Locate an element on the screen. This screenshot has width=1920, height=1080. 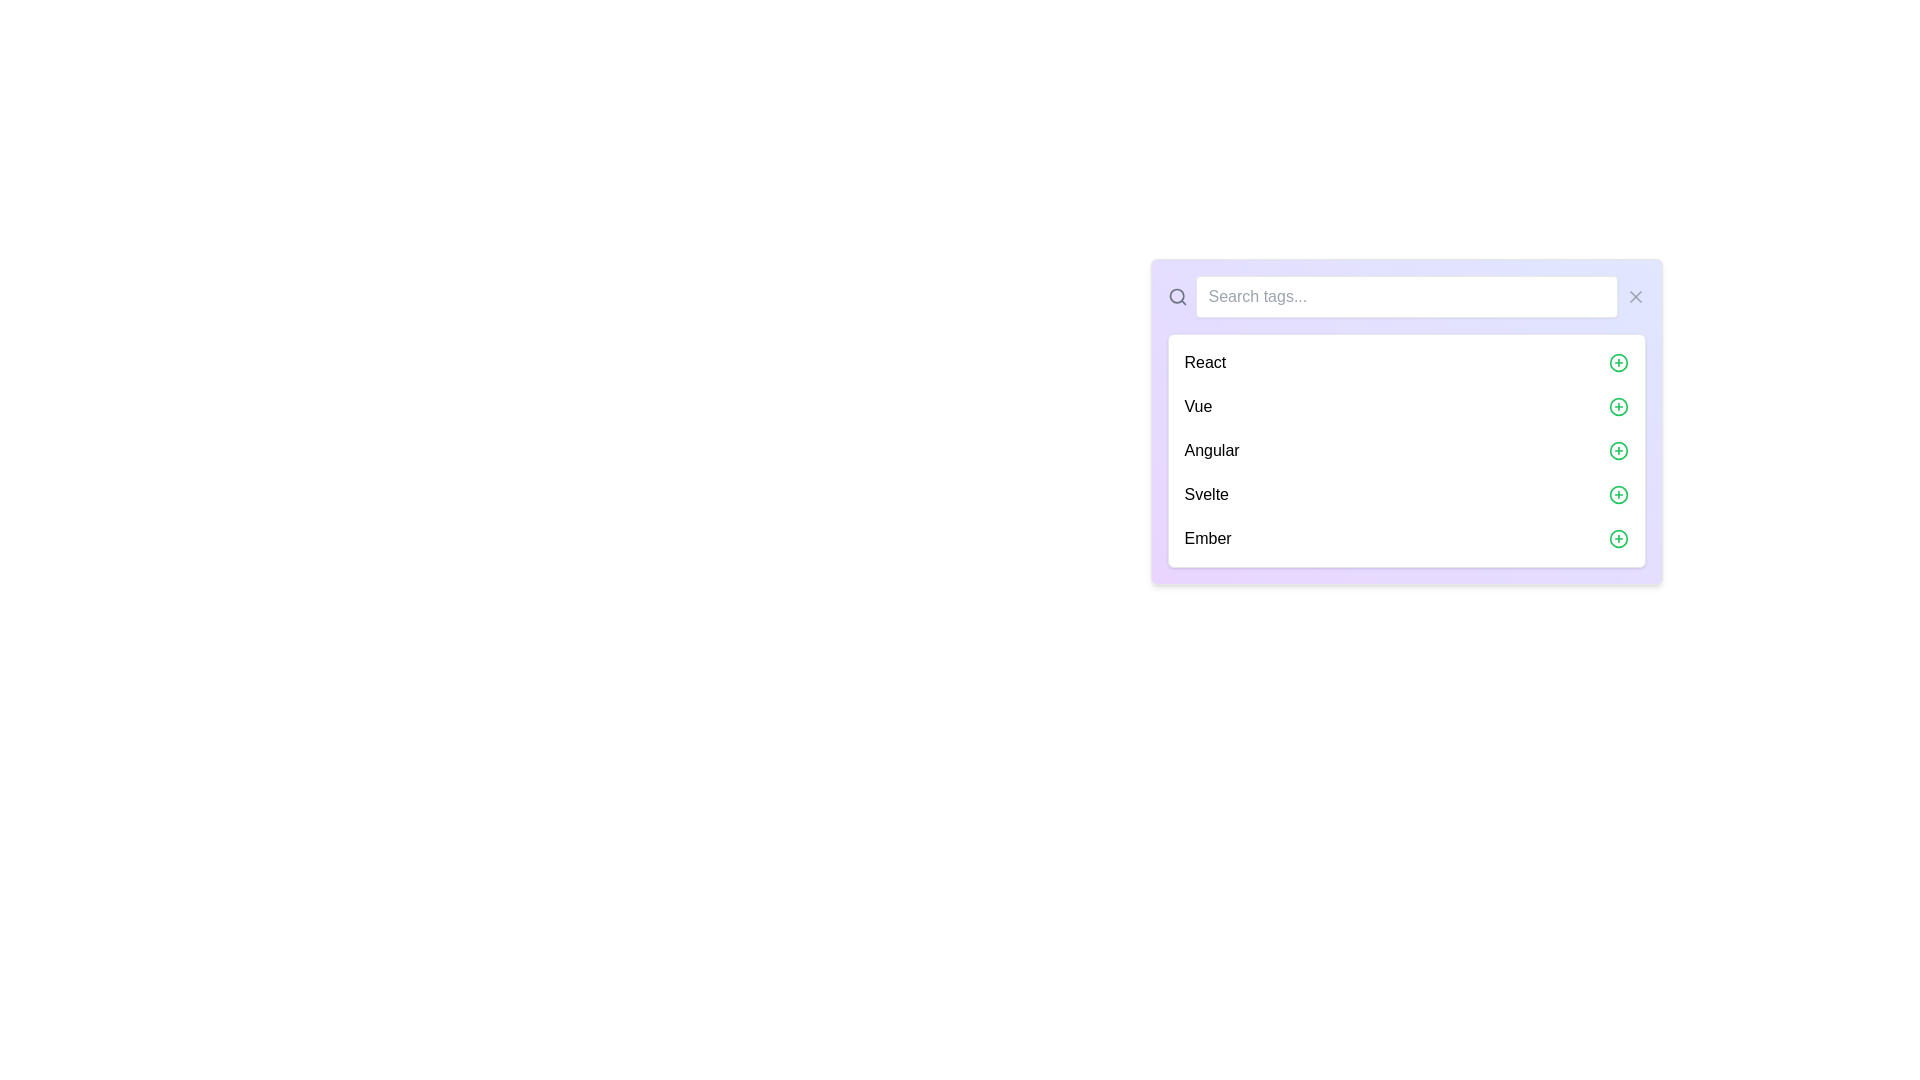
the SVG circle with a green border located to the right of the 'Angular' item in the list is located at coordinates (1618, 451).